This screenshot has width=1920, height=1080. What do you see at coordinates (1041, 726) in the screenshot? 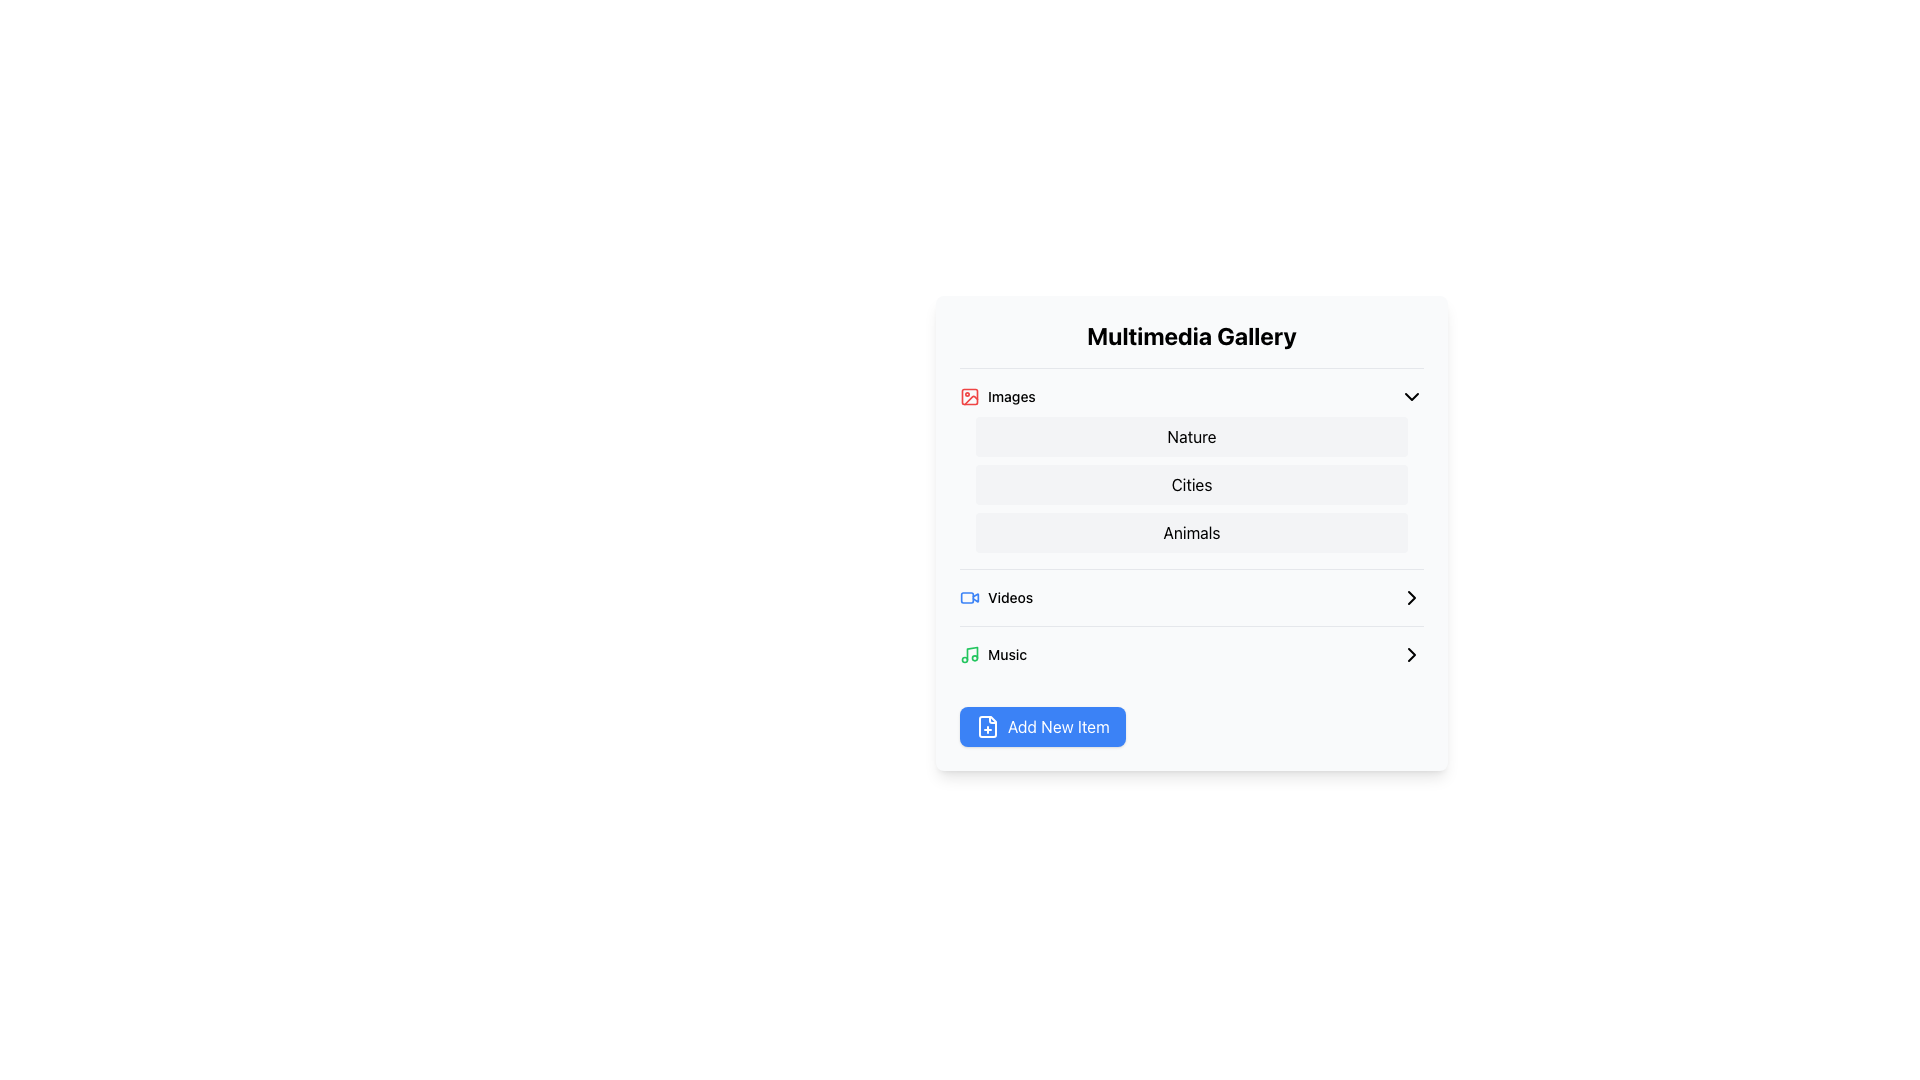
I see `the 'Add Item' button located at the bottom right of the 'Multimedia Gallery' section, just below the 'Music' section` at bounding box center [1041, 726].